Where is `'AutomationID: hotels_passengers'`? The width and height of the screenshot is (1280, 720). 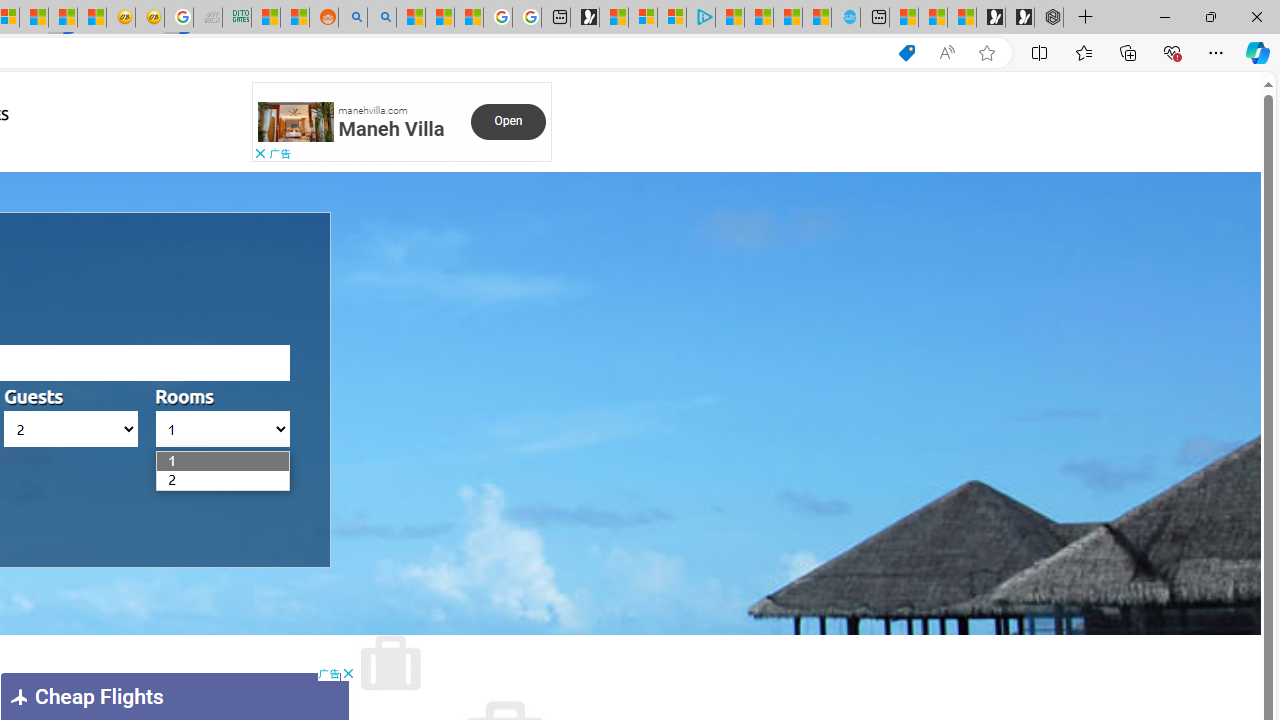 'AutomationID: hotels_passengers' is located at coordinates (71, 428).